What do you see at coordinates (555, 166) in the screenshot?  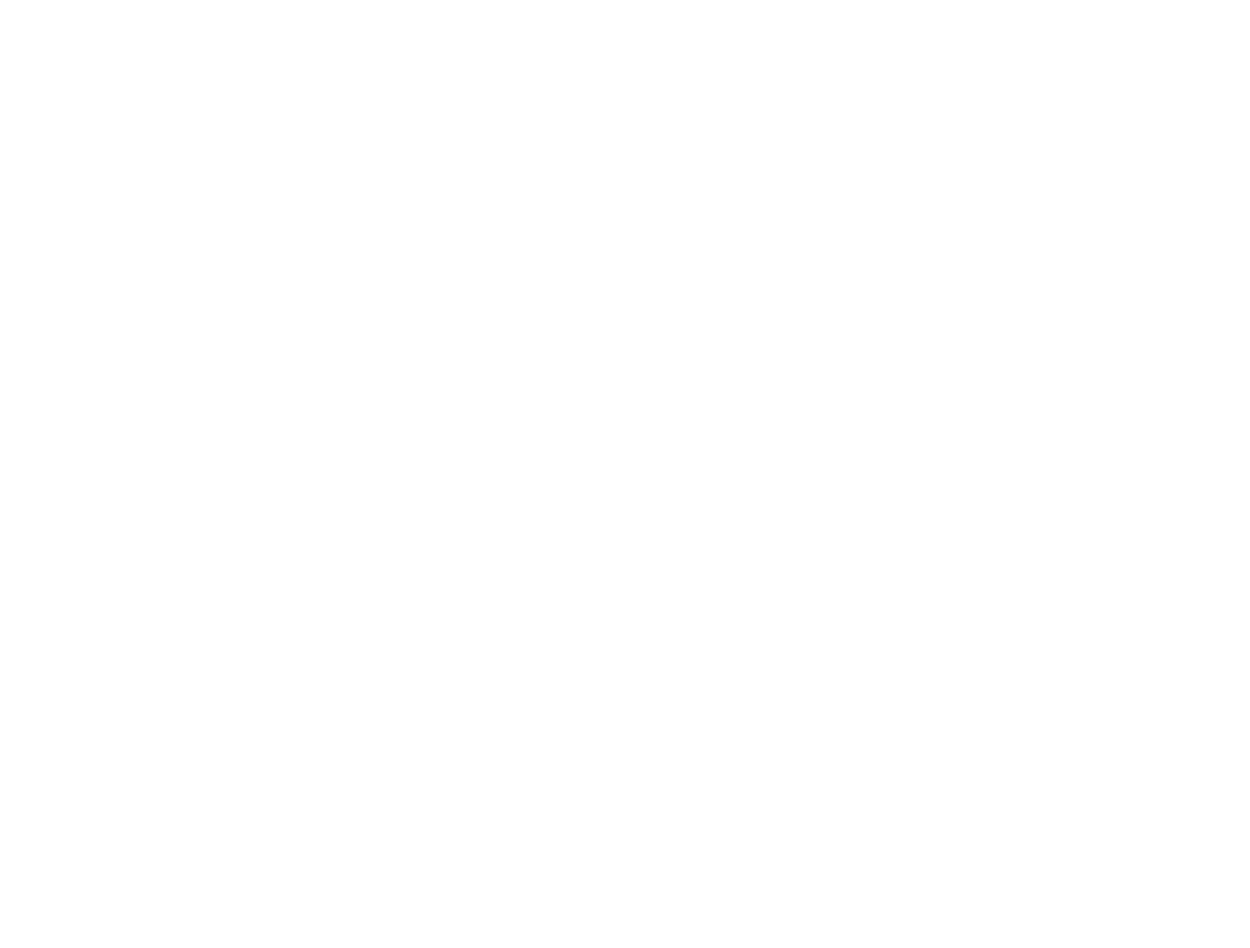 I see `'Taste the local specials'` at bounding box center [555, 166].